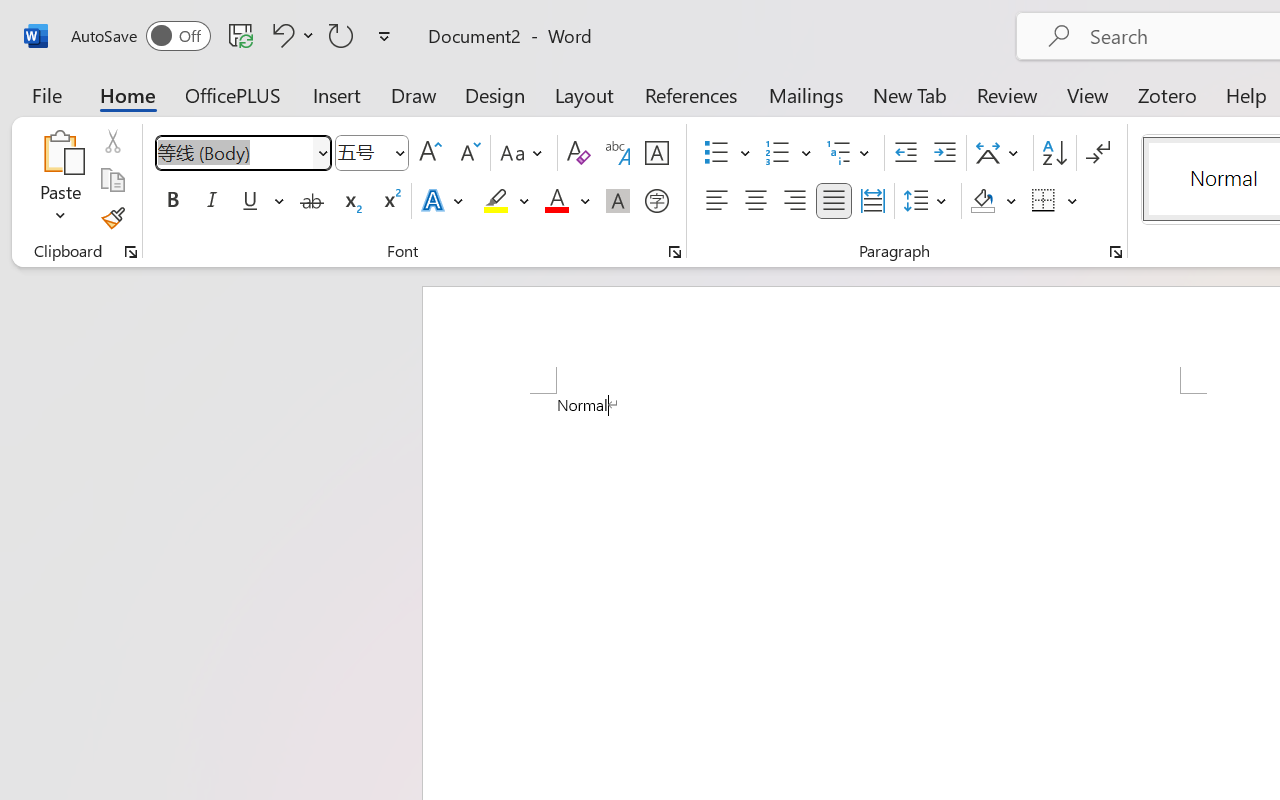  What do you see at coordinates (289, 34) in the screenshot?
I see `'Undo Apply Quick Style'` at bounding box center [289, 34].